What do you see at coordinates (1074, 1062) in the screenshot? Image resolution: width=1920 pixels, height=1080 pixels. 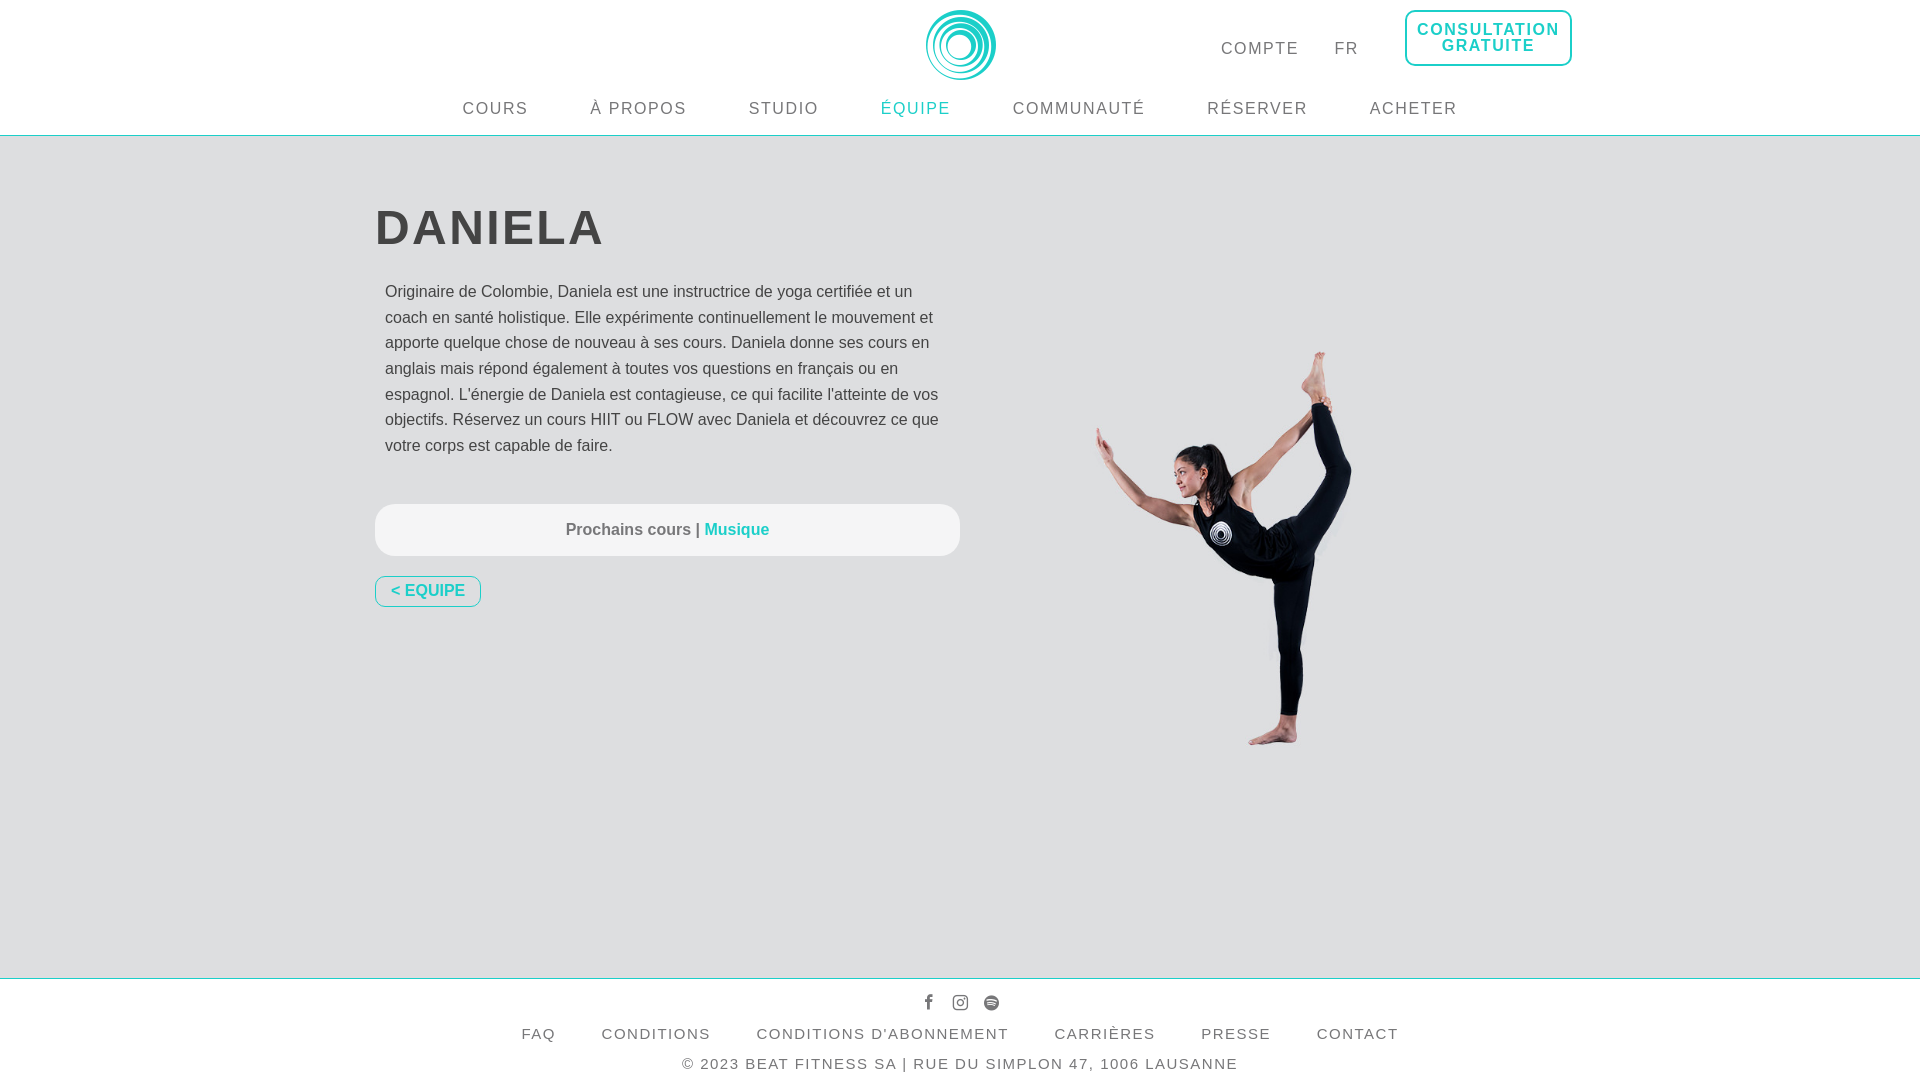 I see `'RUE DU SIMPLON 47, 1006 LAUSANNE'` at bounding box center [1074, 1062].